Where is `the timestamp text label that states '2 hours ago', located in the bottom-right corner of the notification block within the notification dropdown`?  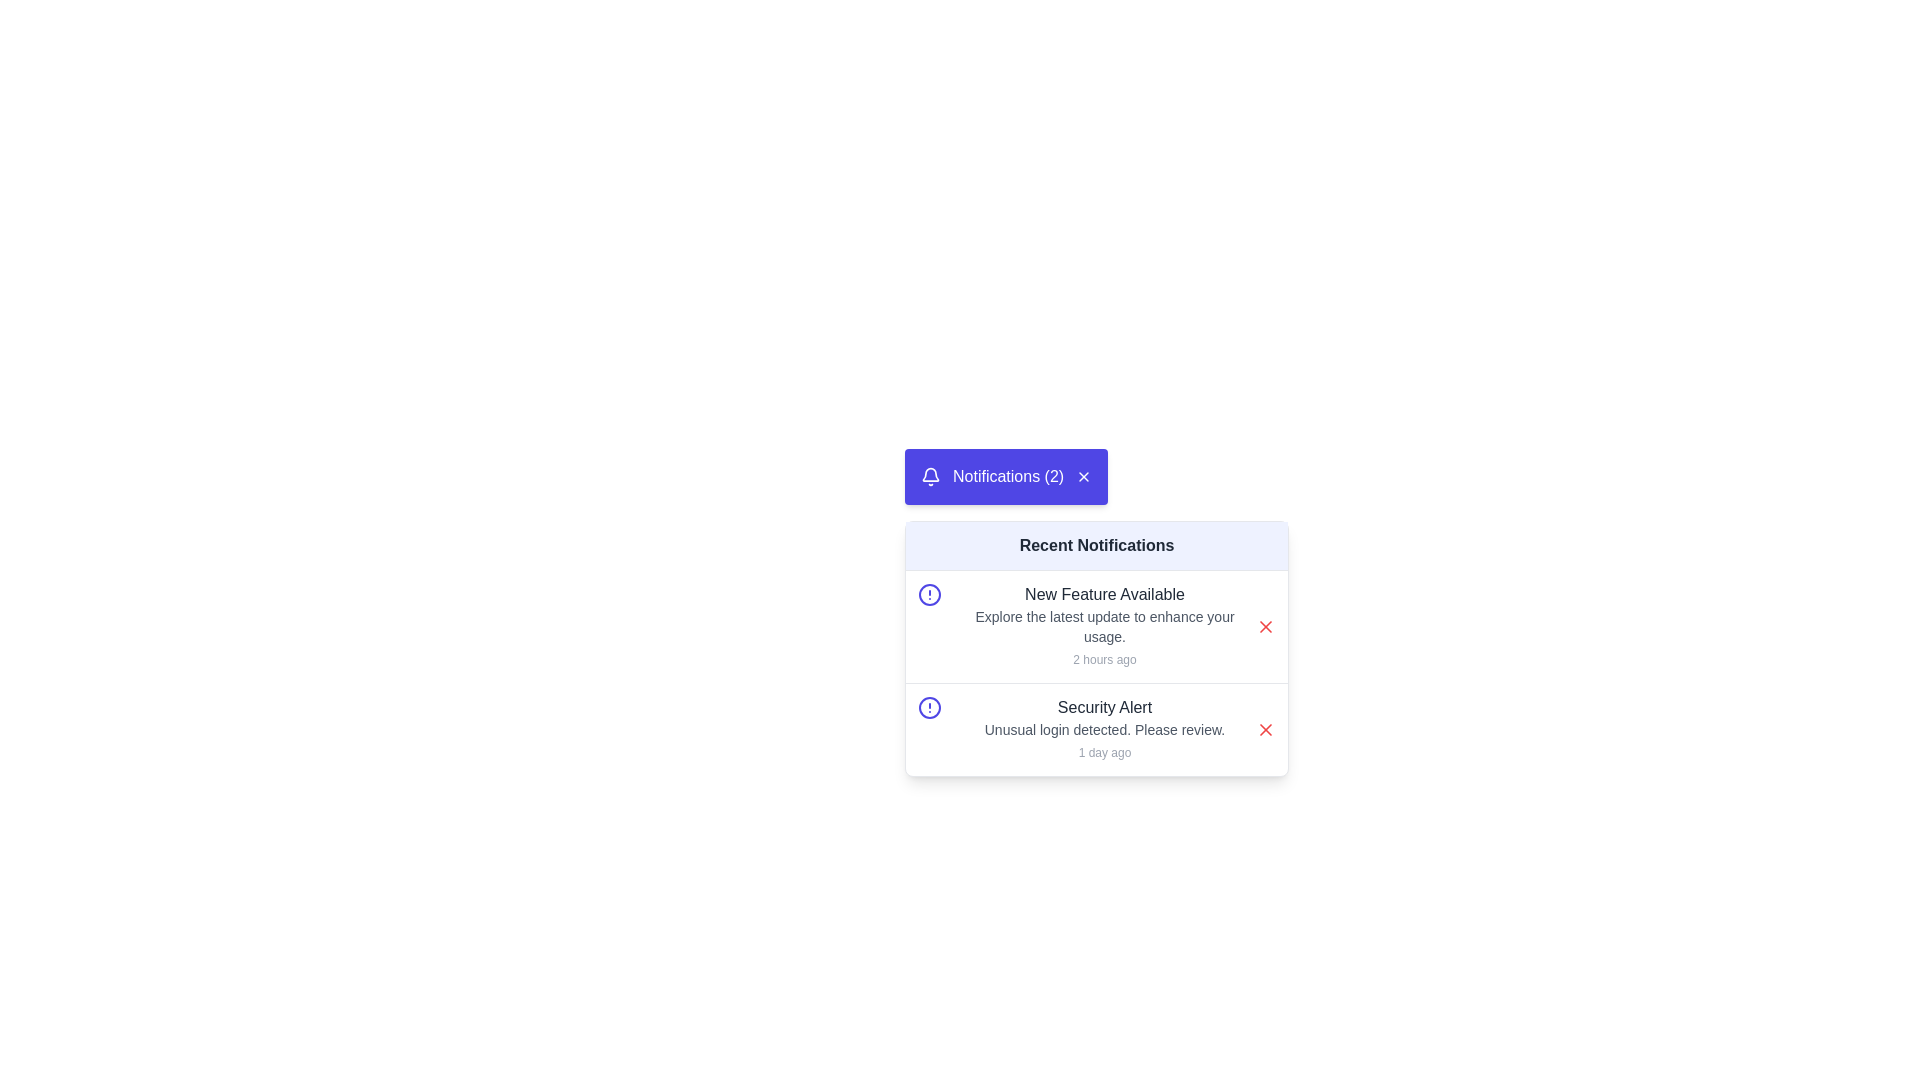
the timestamp text label that states '2 hours ago', located in the bottom-right corner of the notification block within the notification dropdown is located at coordinates (1103, 659).